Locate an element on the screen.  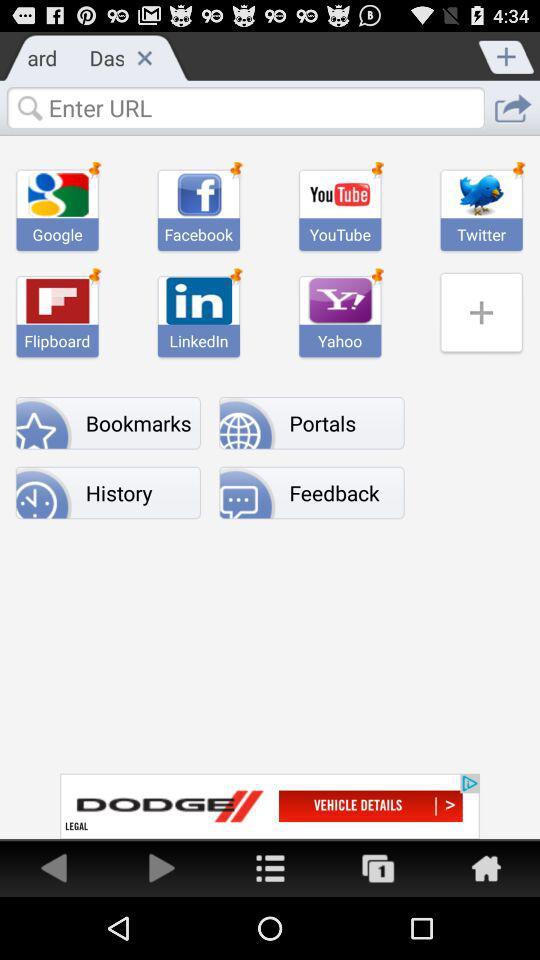
search url is located at coordinates (245, 107).